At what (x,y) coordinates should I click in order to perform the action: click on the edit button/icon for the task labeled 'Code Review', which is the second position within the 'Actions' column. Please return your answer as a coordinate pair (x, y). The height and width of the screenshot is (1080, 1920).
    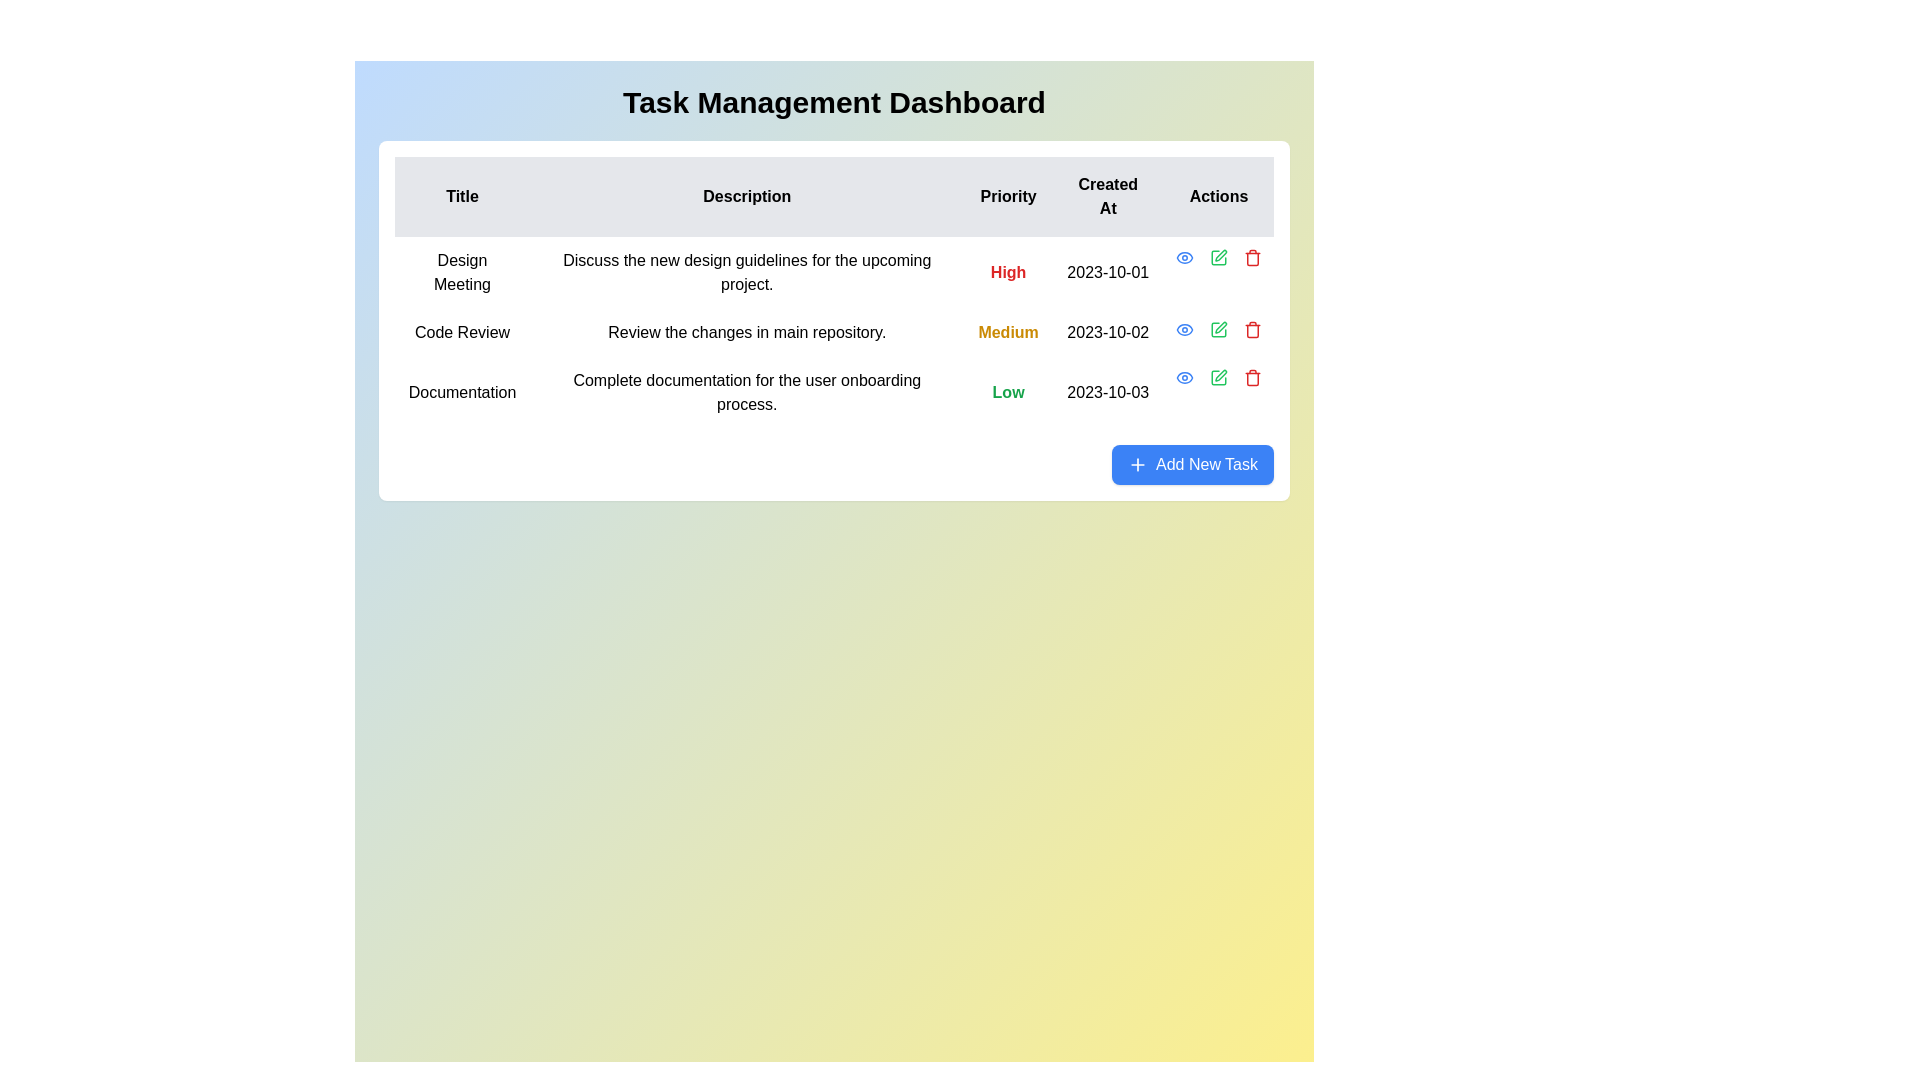
    Looking at the image, I should click on (1218, 257).